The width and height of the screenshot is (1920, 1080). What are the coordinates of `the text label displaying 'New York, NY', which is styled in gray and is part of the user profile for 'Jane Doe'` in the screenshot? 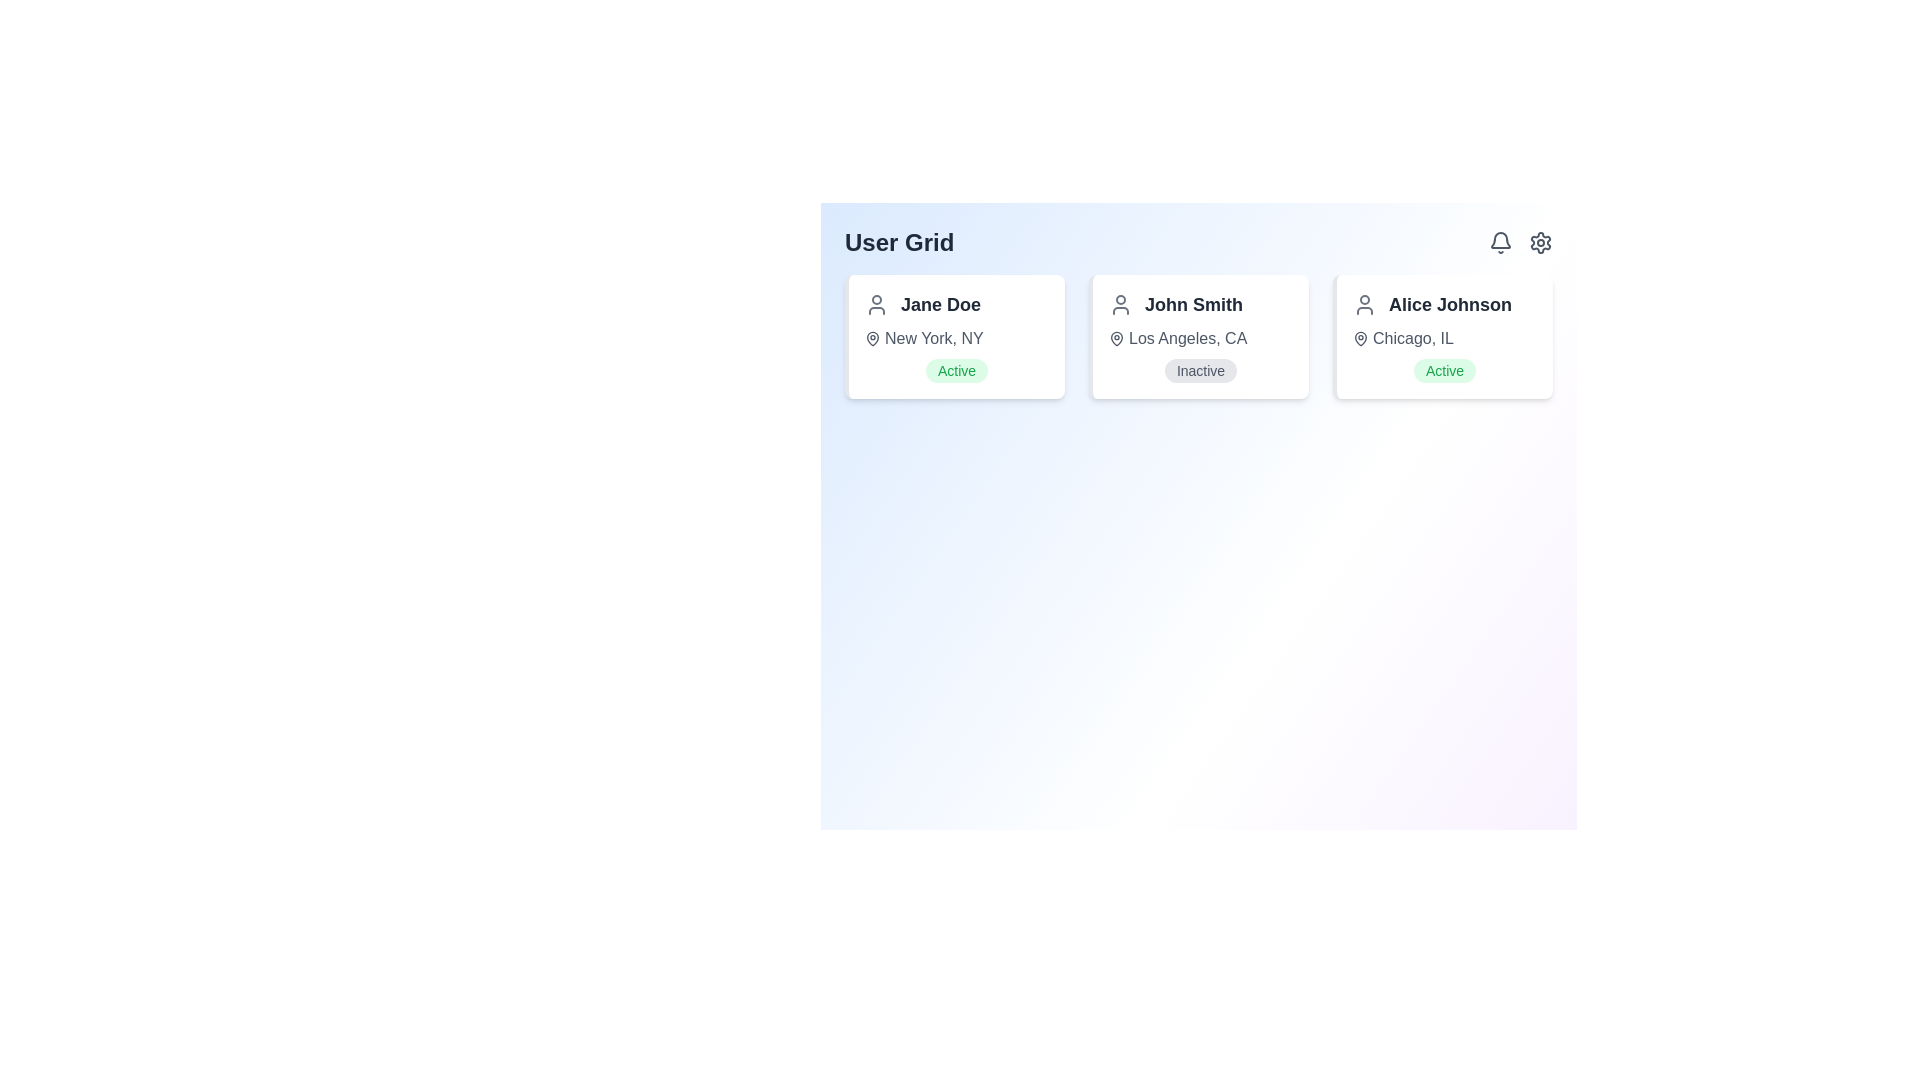 It's located at (933, 338).